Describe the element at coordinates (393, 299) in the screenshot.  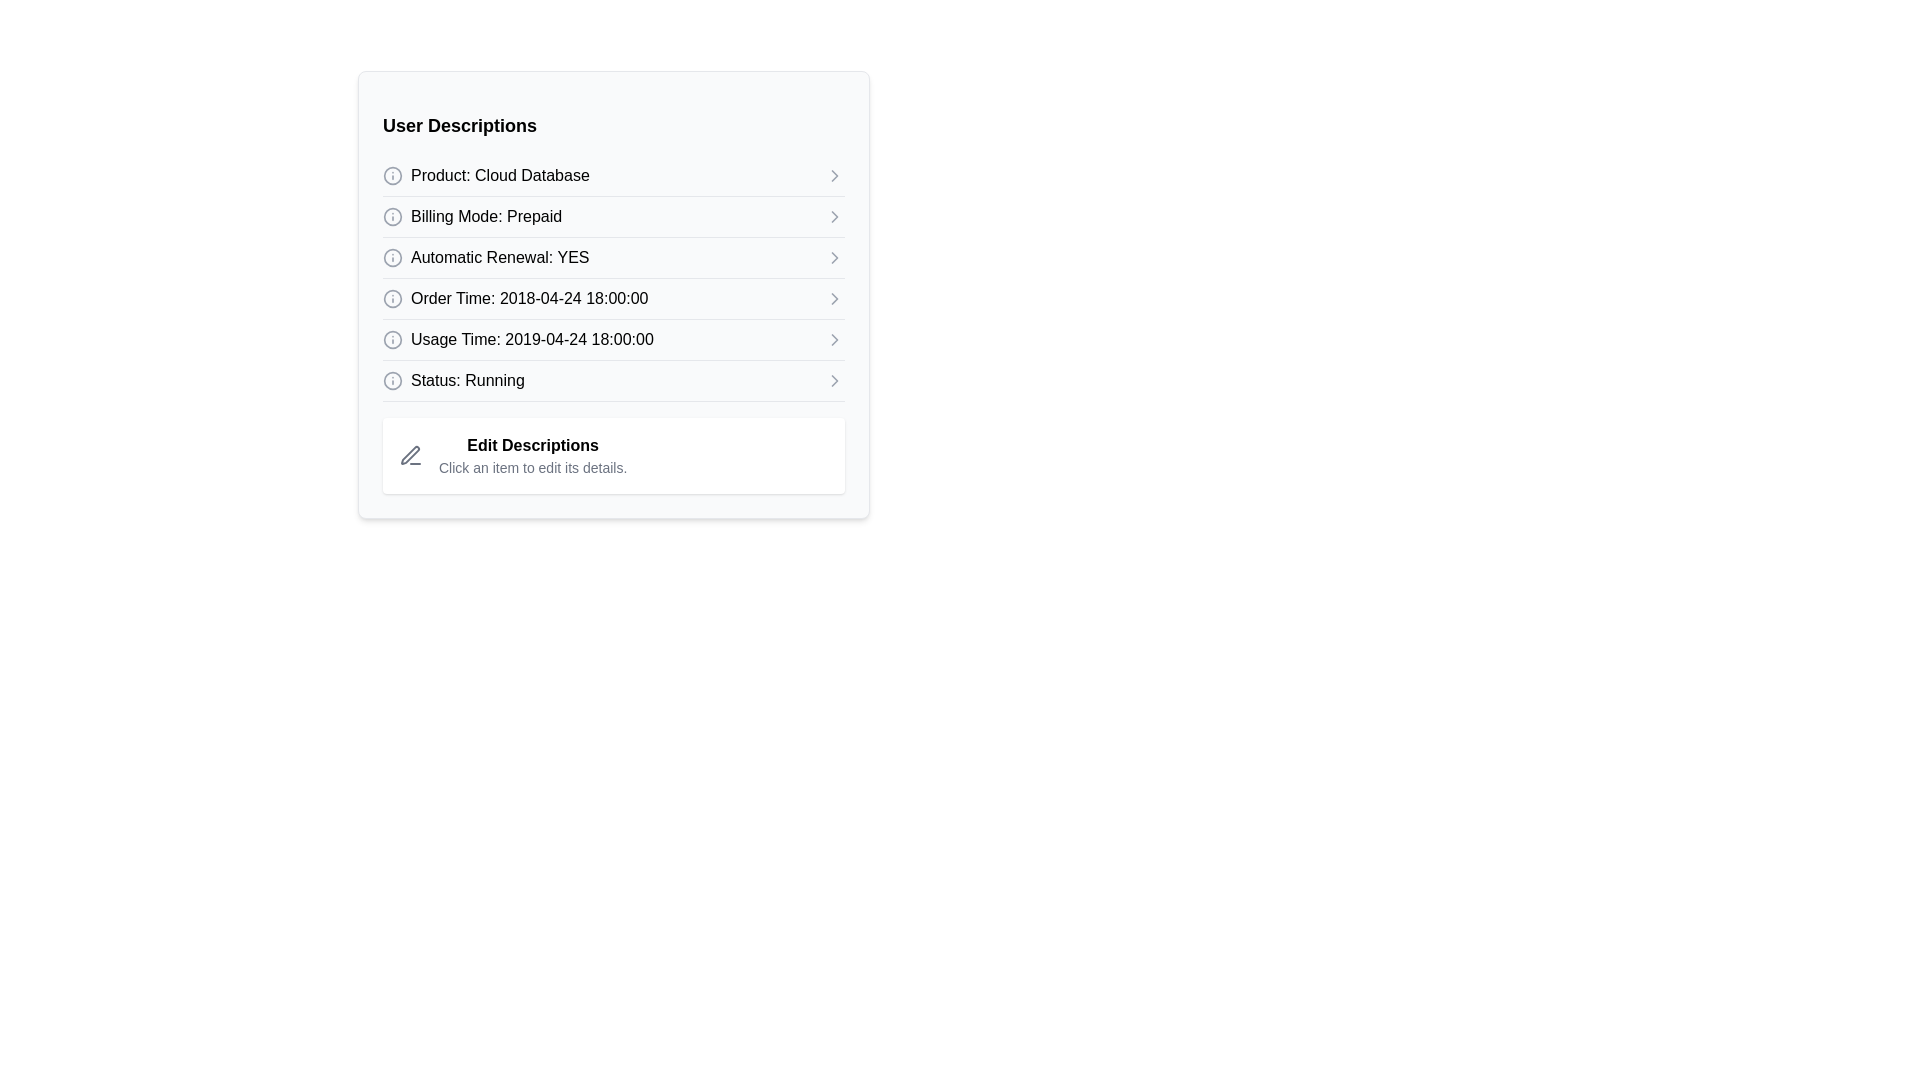
I see `the circular gray icon to the left of the text 'Order Time: 2018-04-24 18:00:00'` at that location.